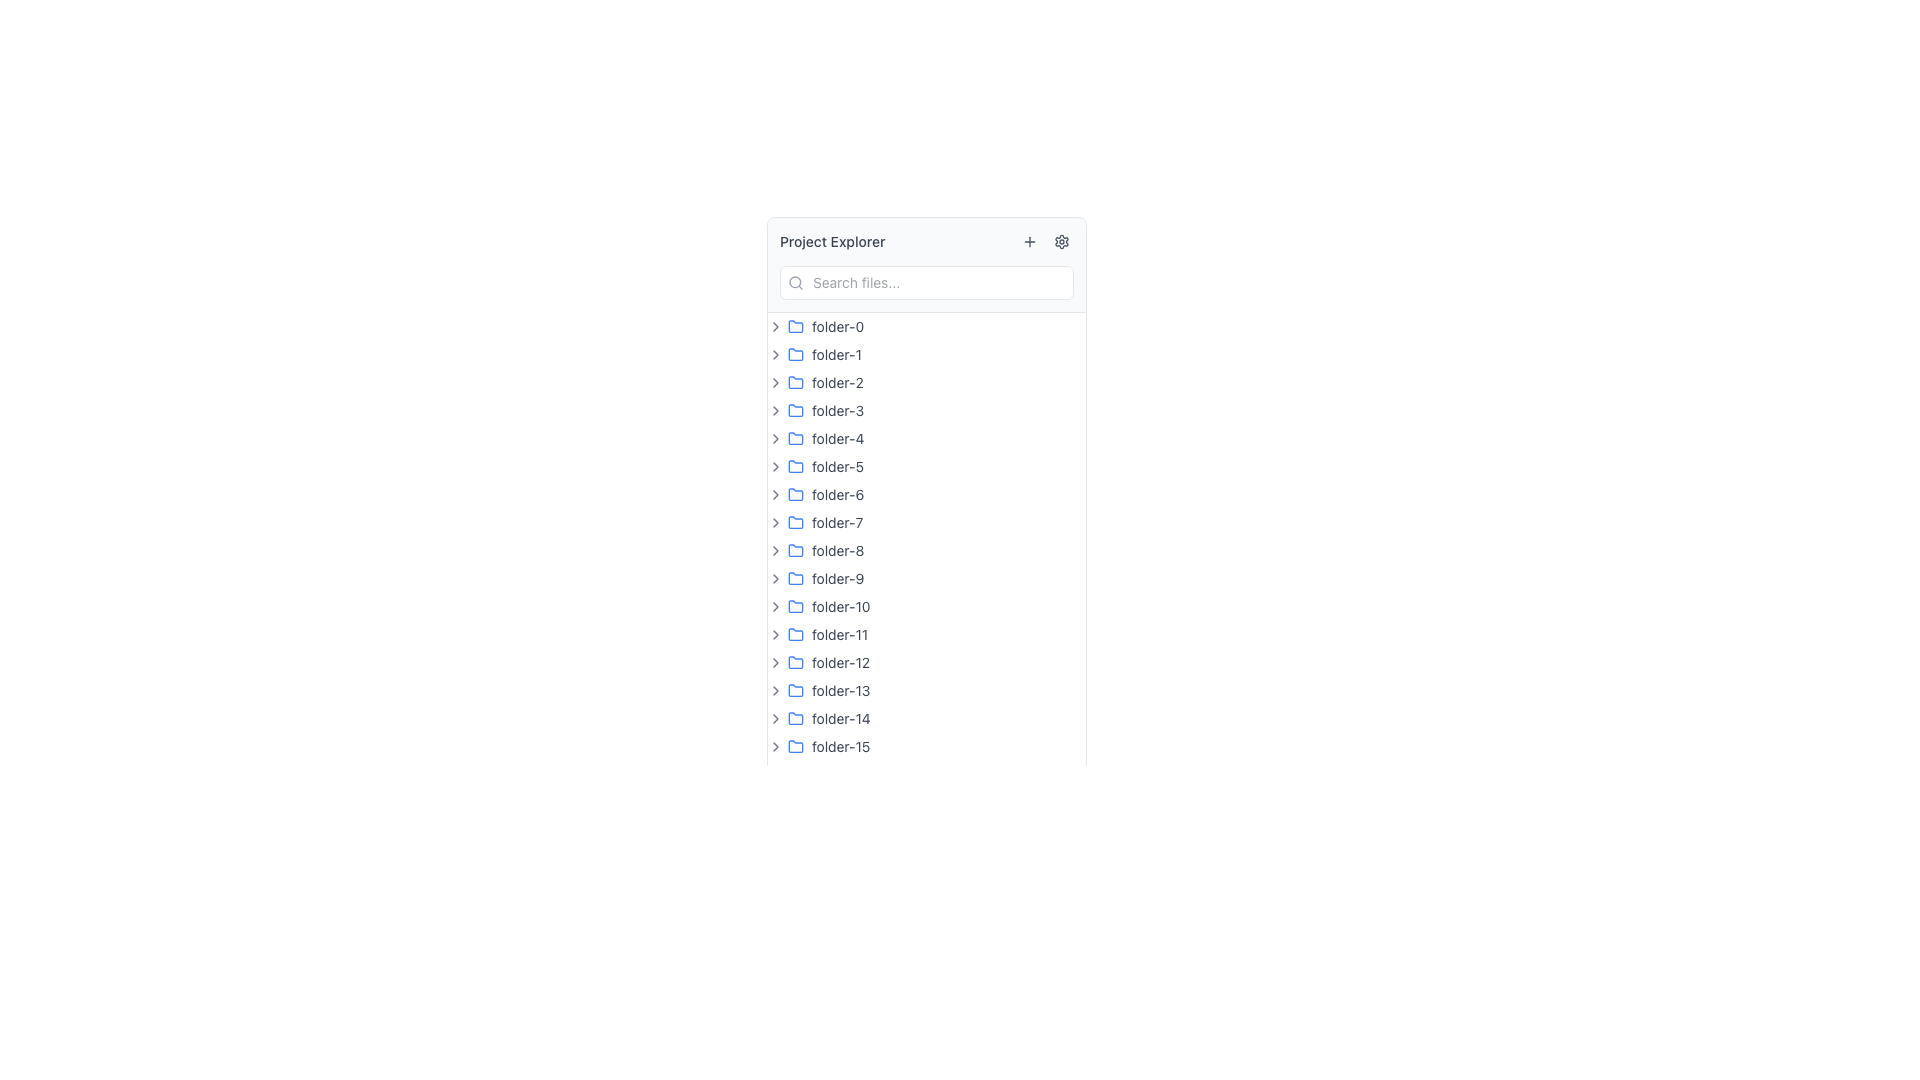 The height and width of the screenshot is (1080, 1920). I want to click on the blue folder icon labeled 'folder-6' in the Project Explorer panel, so click(795, 493).